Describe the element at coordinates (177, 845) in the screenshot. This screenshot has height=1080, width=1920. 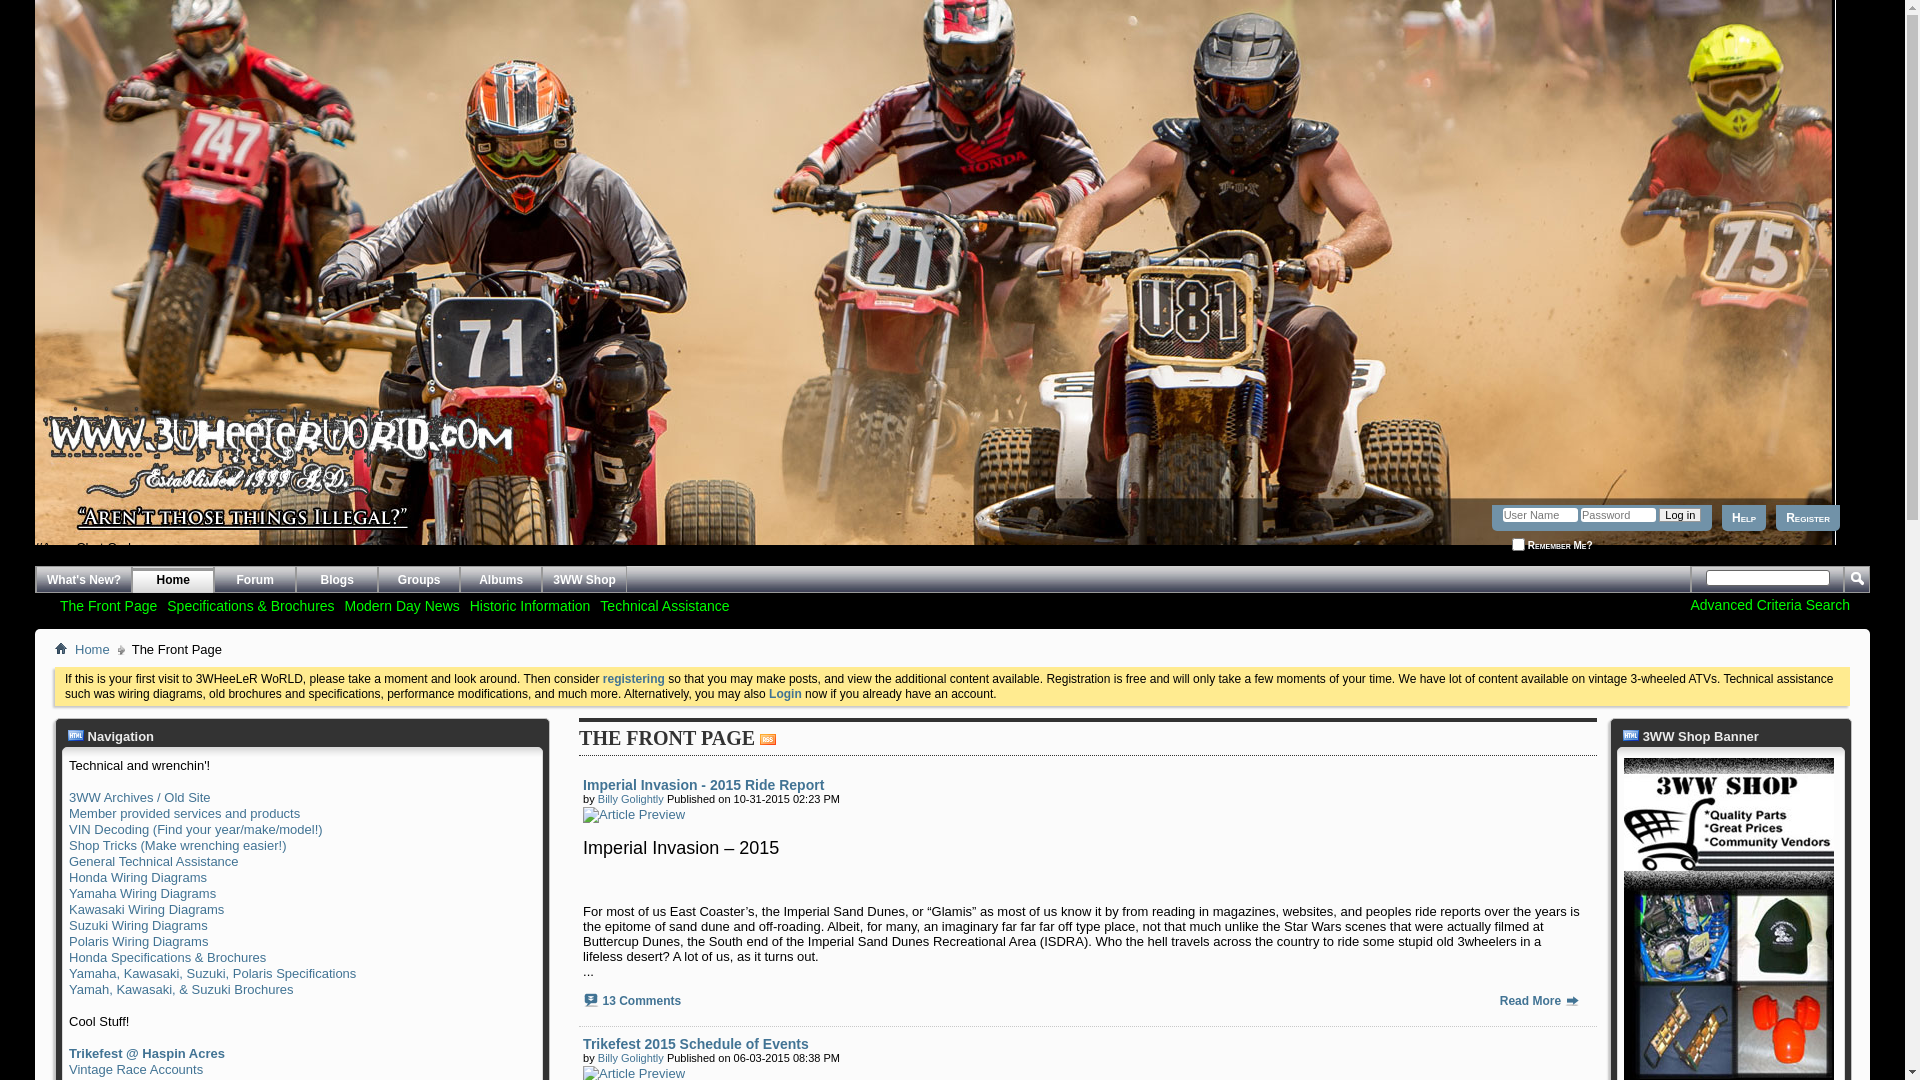
I see `'Shop Tricks (Make wrenching easier!)'` at that location.